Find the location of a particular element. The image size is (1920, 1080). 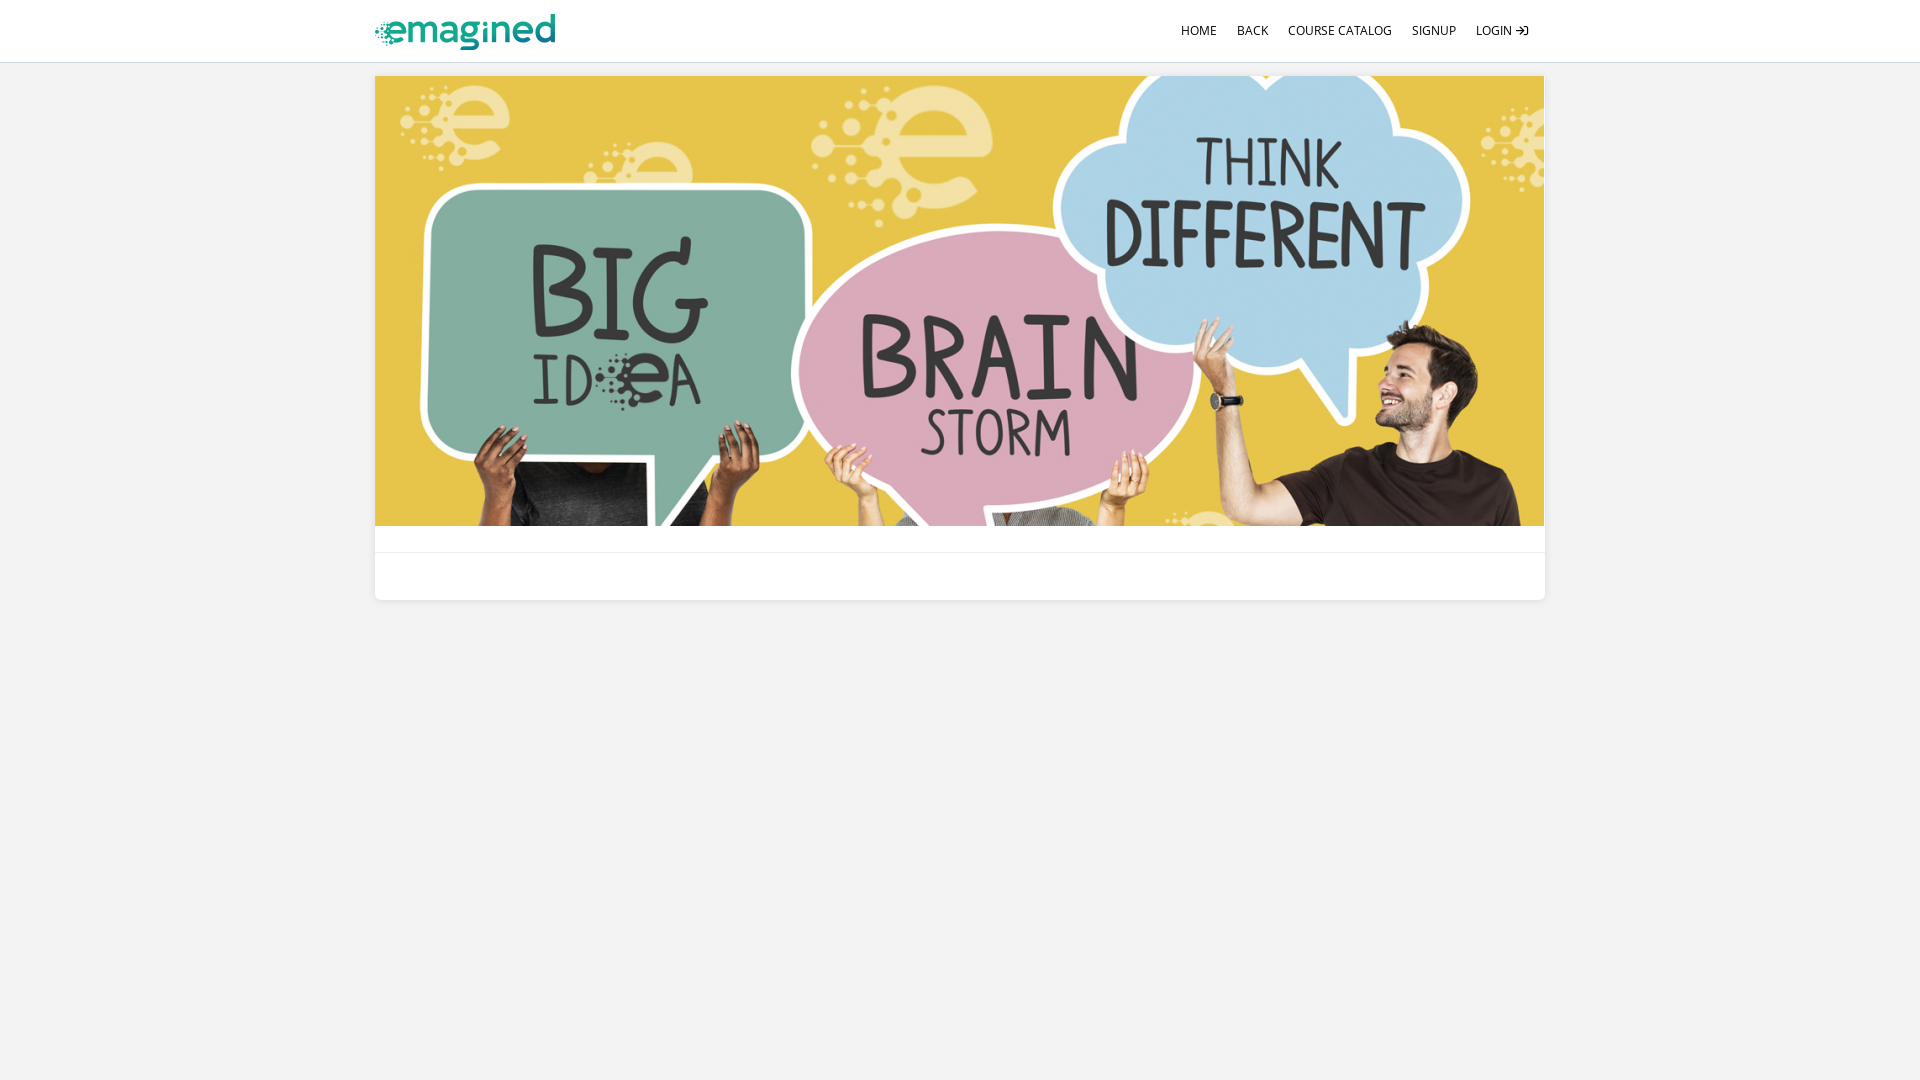

'BACK' is located at coordinates (1251, 30).